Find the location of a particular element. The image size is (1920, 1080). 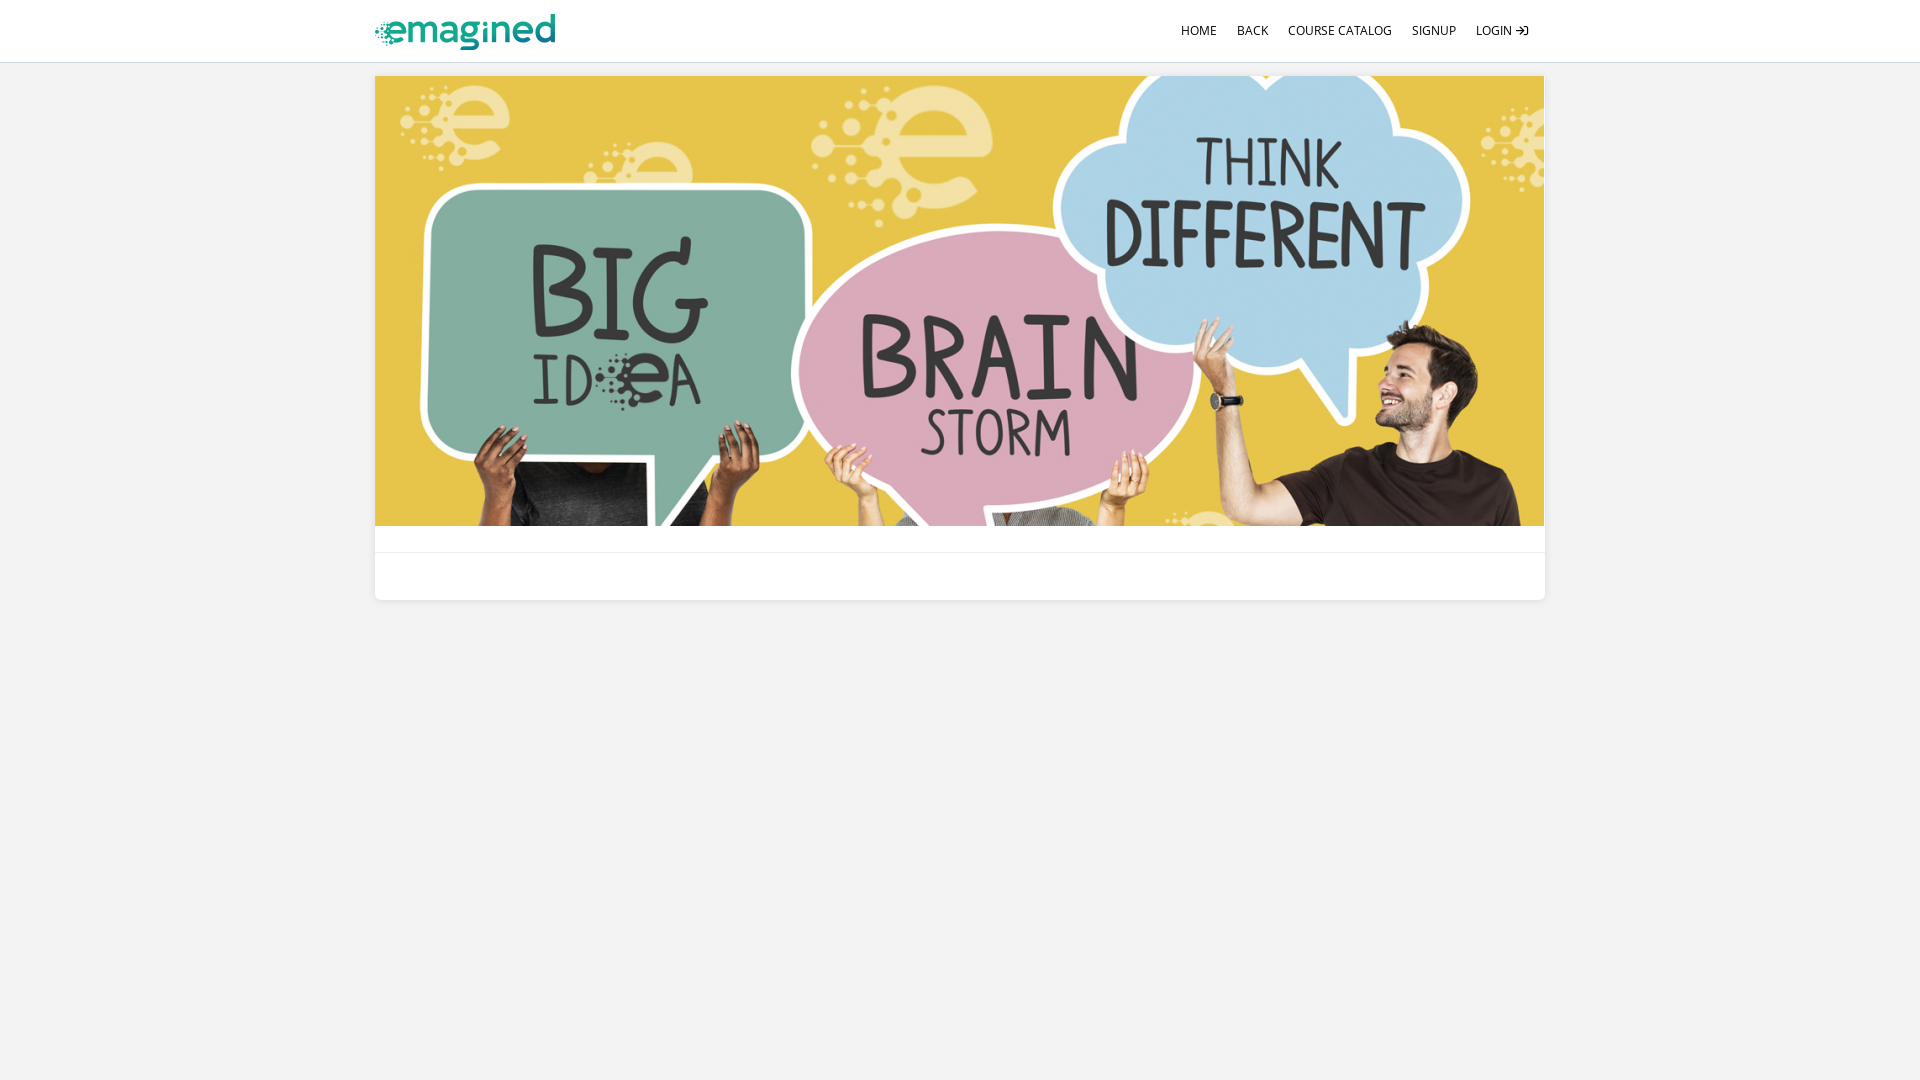

'BACK' is located at coordinates (1251, 30).